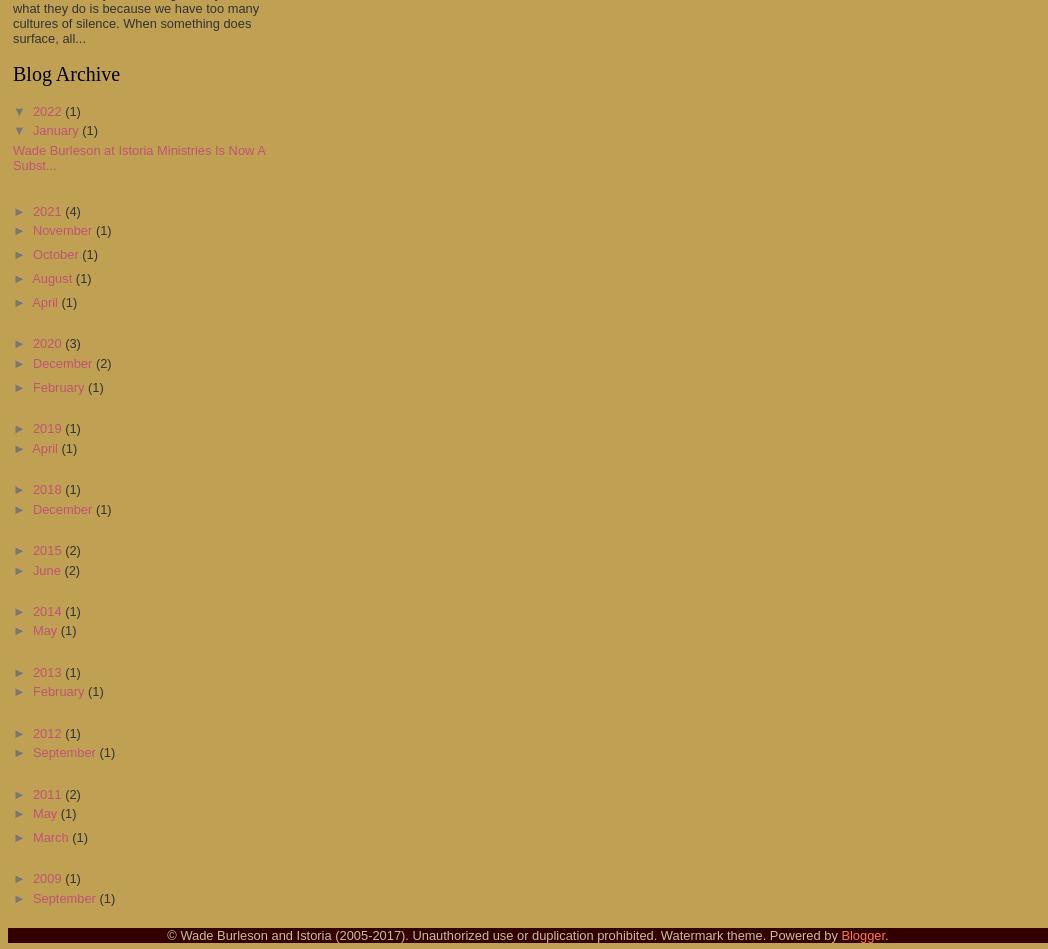  I want to click on '2012', so click(48, 732).